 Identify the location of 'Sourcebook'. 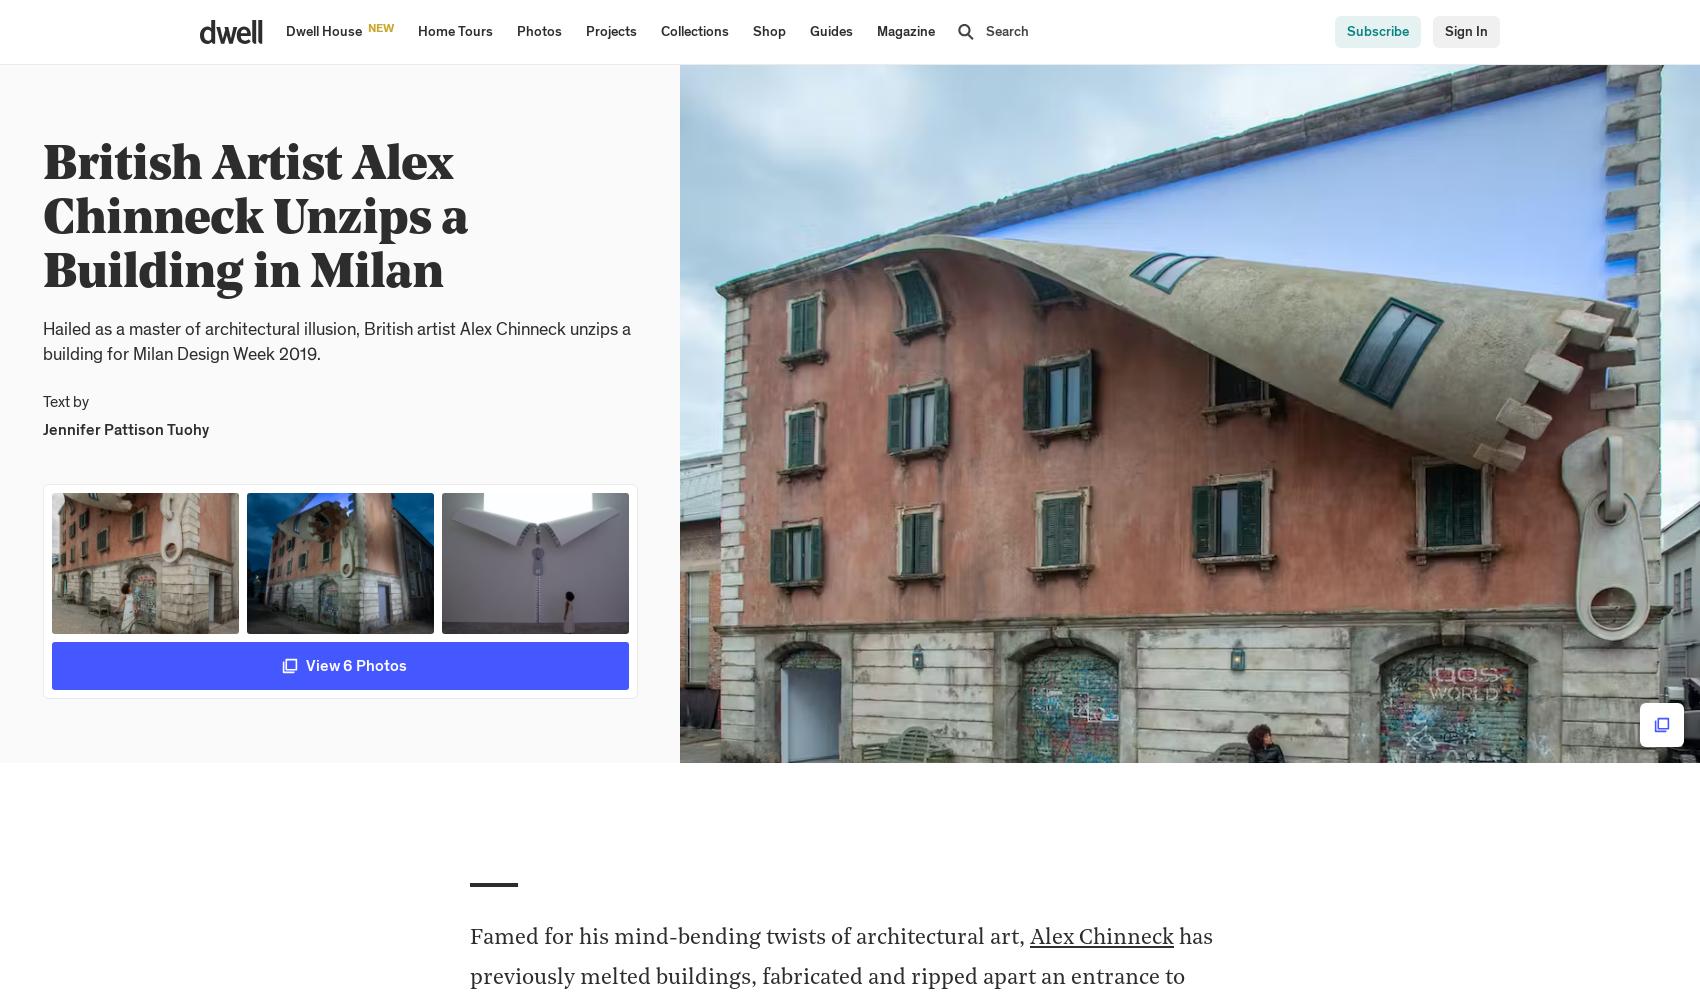
(620, 12).